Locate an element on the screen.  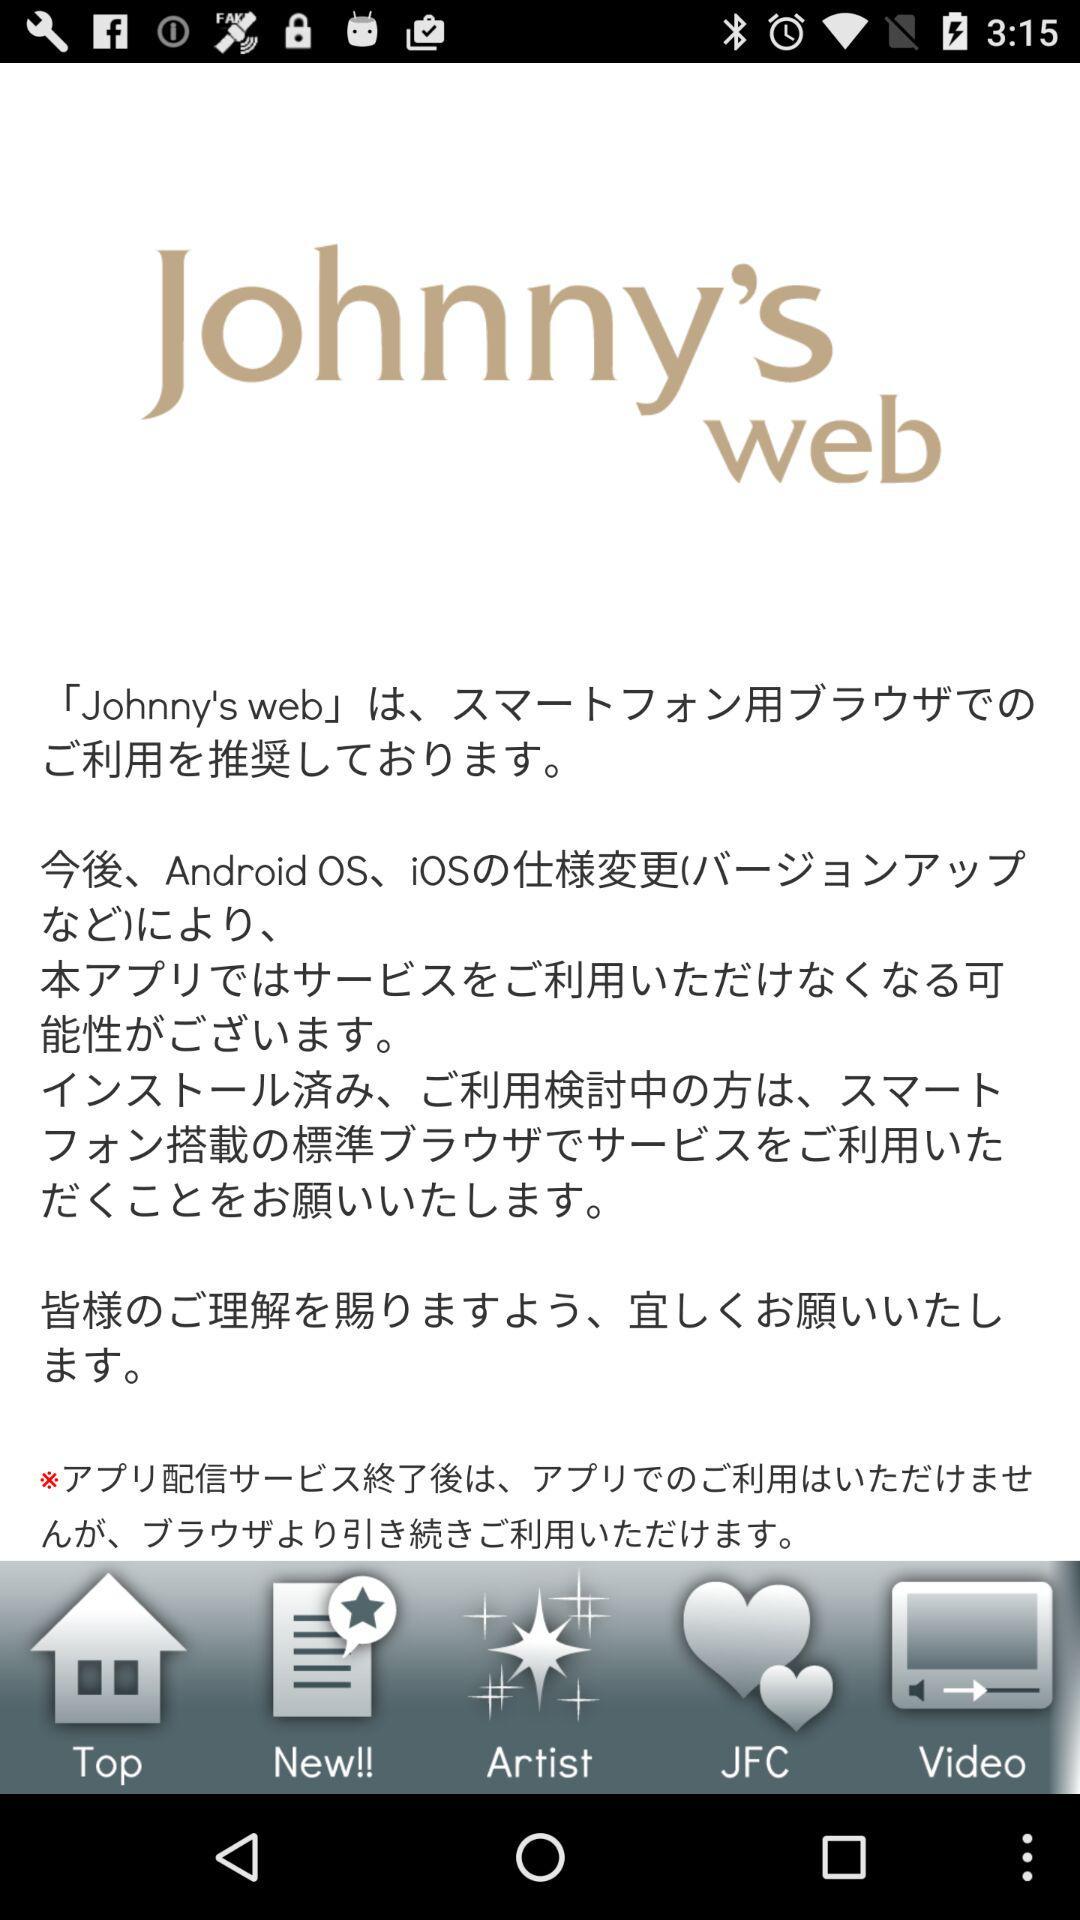
the main menu is located at coordinates (108, 1677).